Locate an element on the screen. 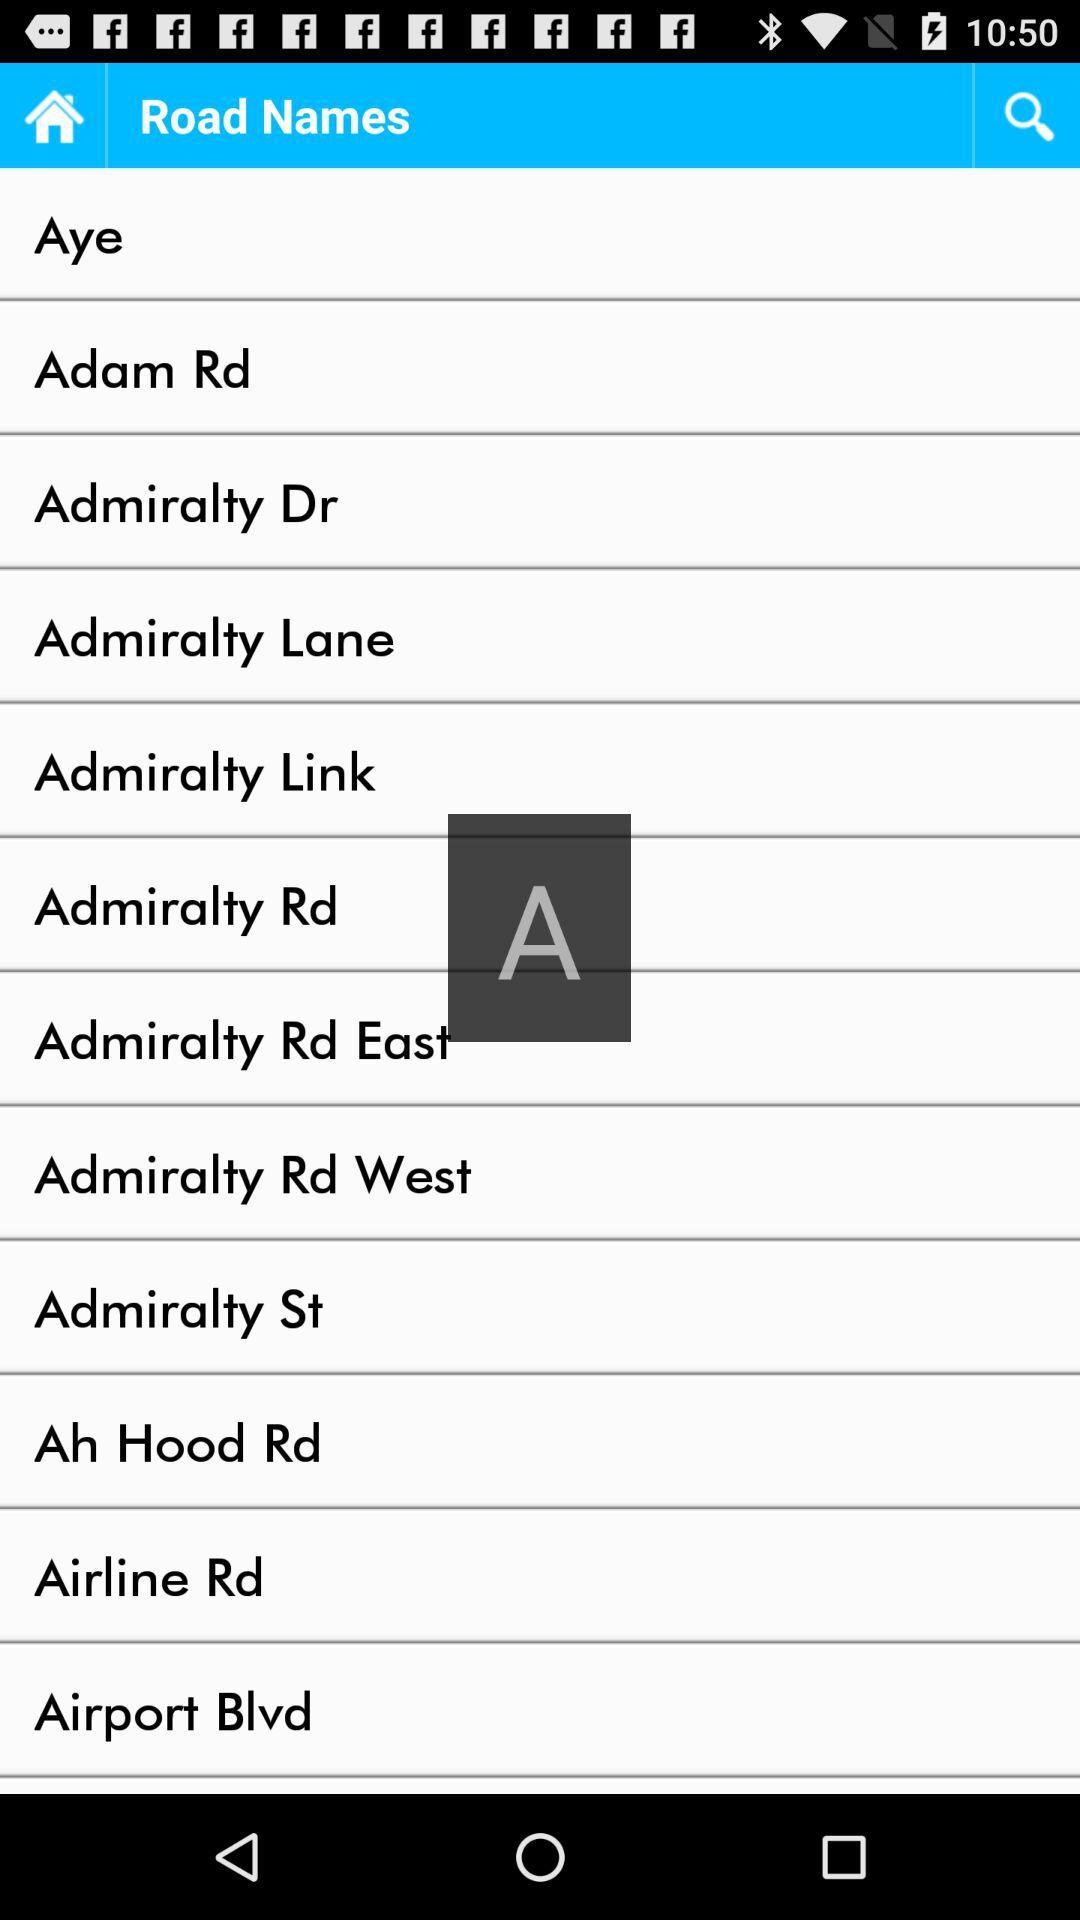  the home page is located at coordinates (51, 114).